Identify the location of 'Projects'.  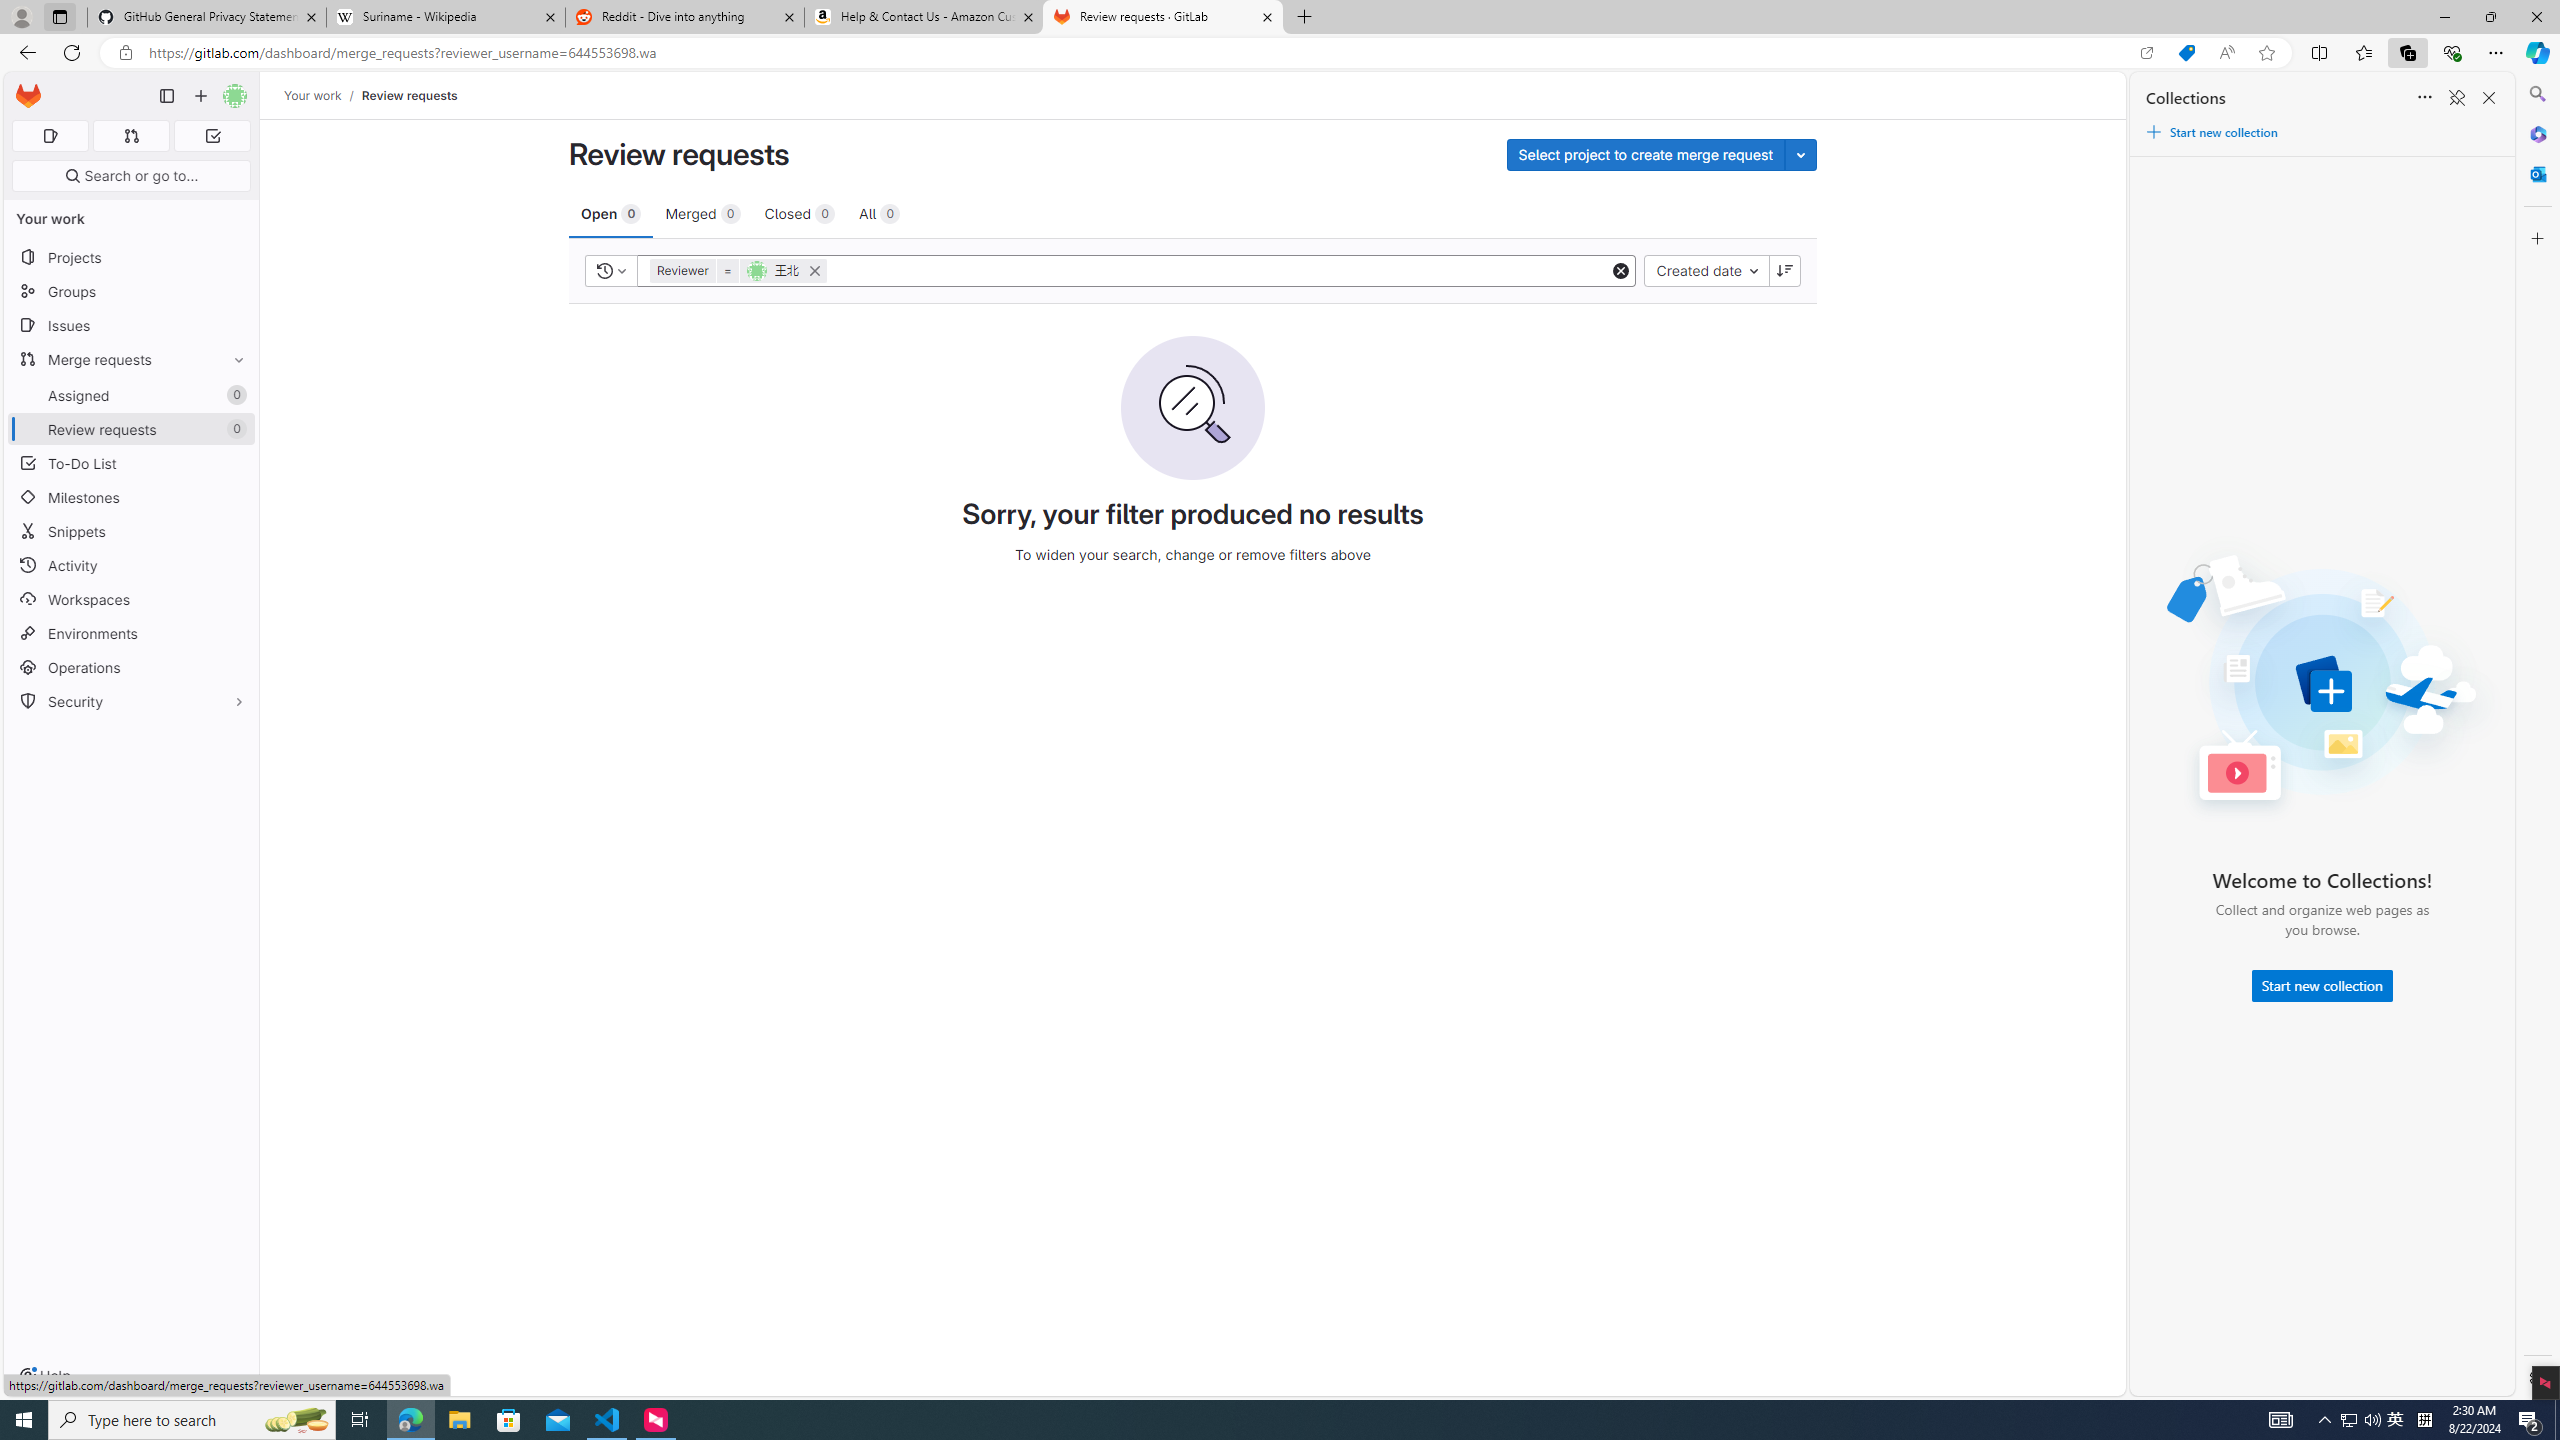
(130, 256).